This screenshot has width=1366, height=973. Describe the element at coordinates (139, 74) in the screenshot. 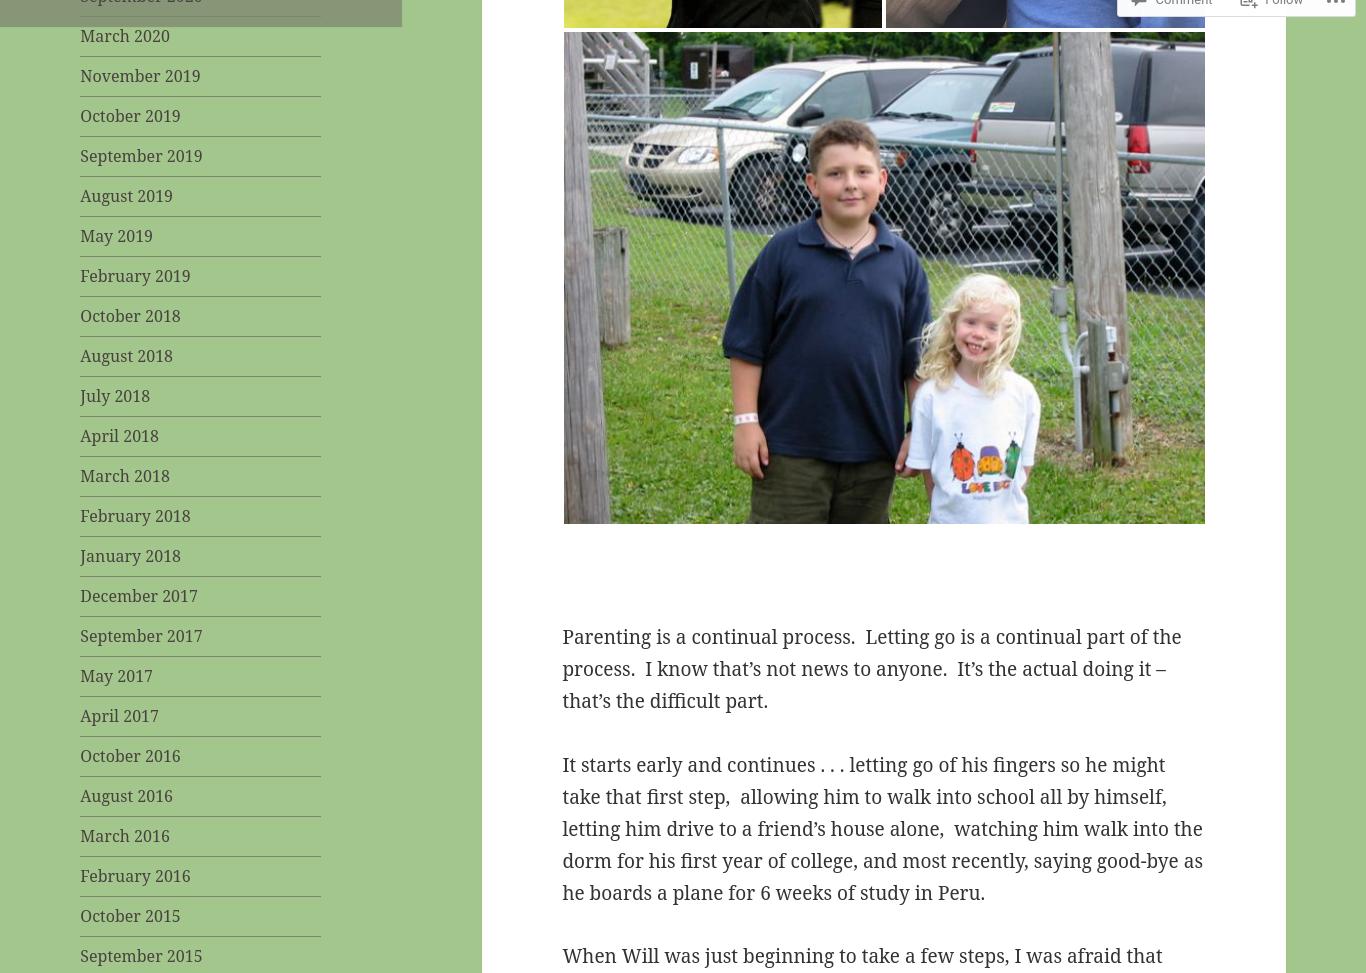

I see `'November 2019'` at that location.